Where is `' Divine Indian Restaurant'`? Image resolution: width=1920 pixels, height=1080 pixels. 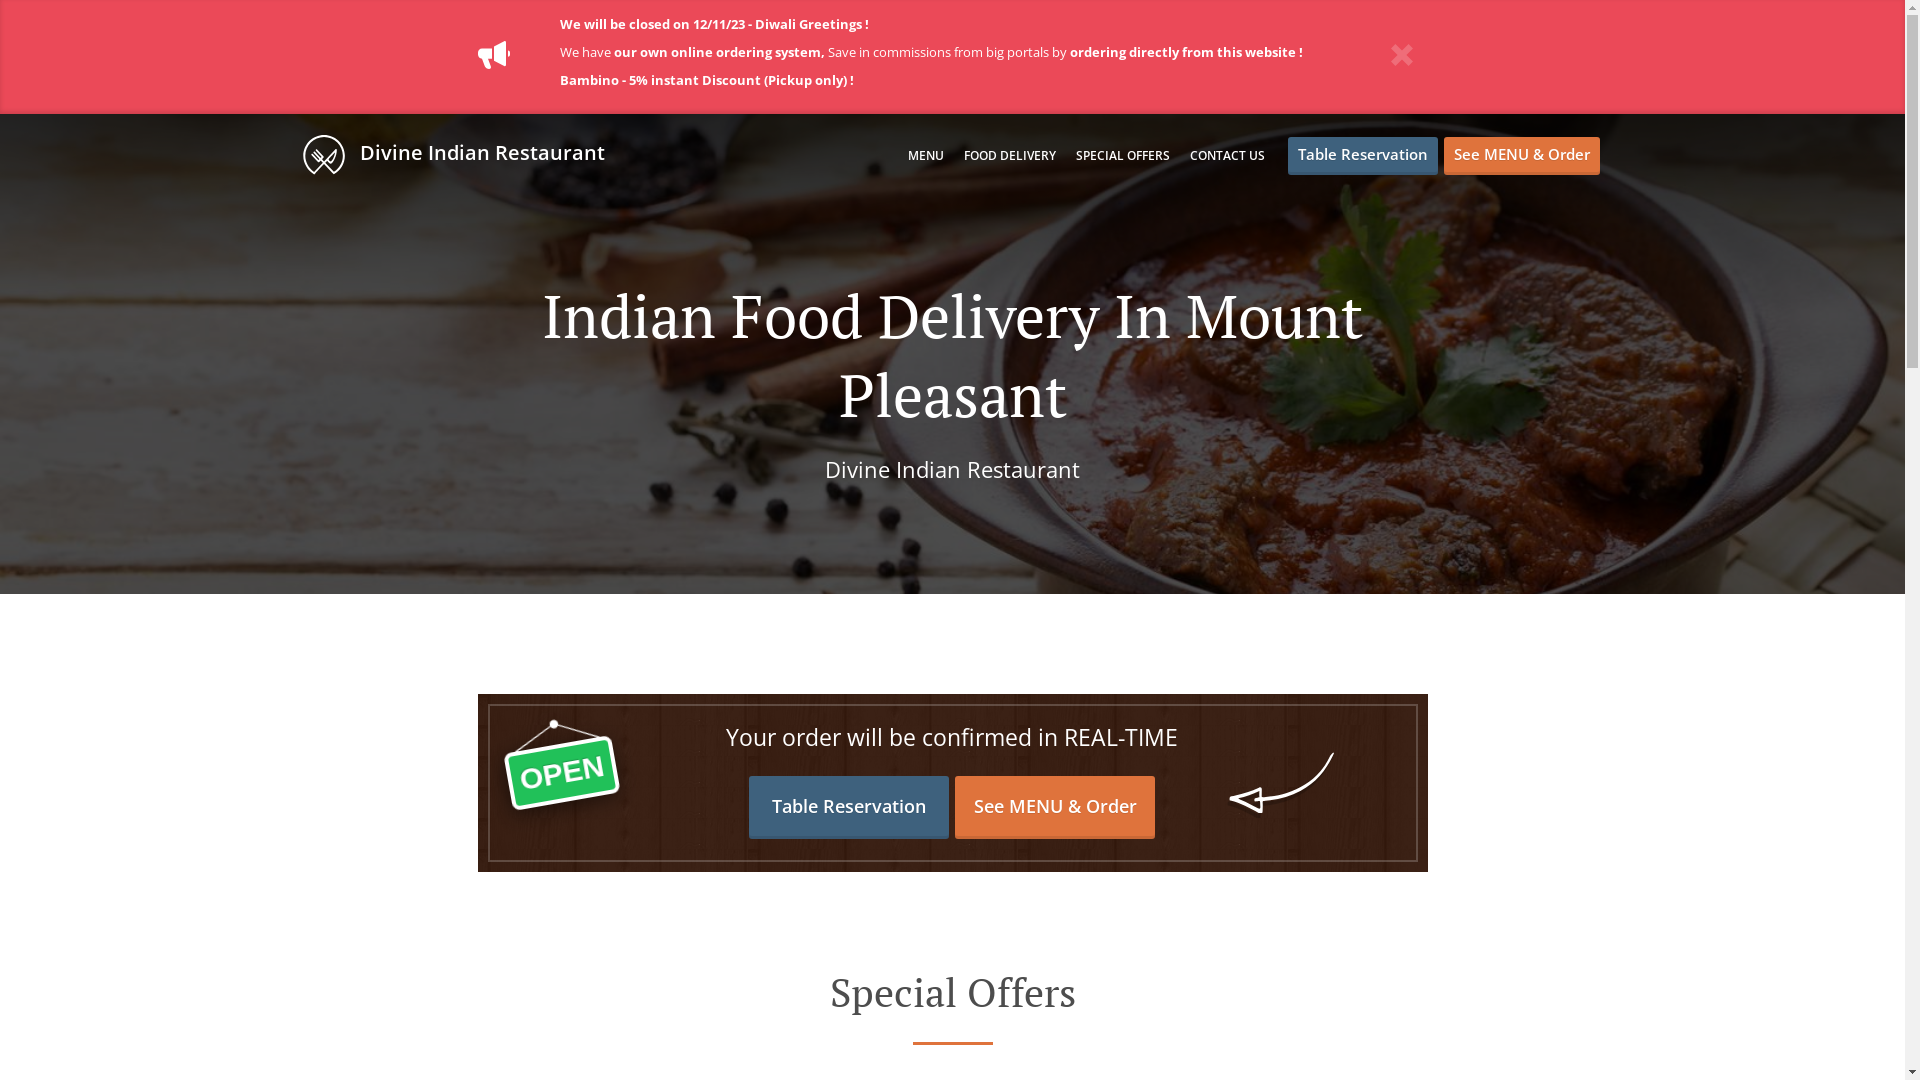
' Divine Indian Restaurant' is located at coordinates (461, 153).